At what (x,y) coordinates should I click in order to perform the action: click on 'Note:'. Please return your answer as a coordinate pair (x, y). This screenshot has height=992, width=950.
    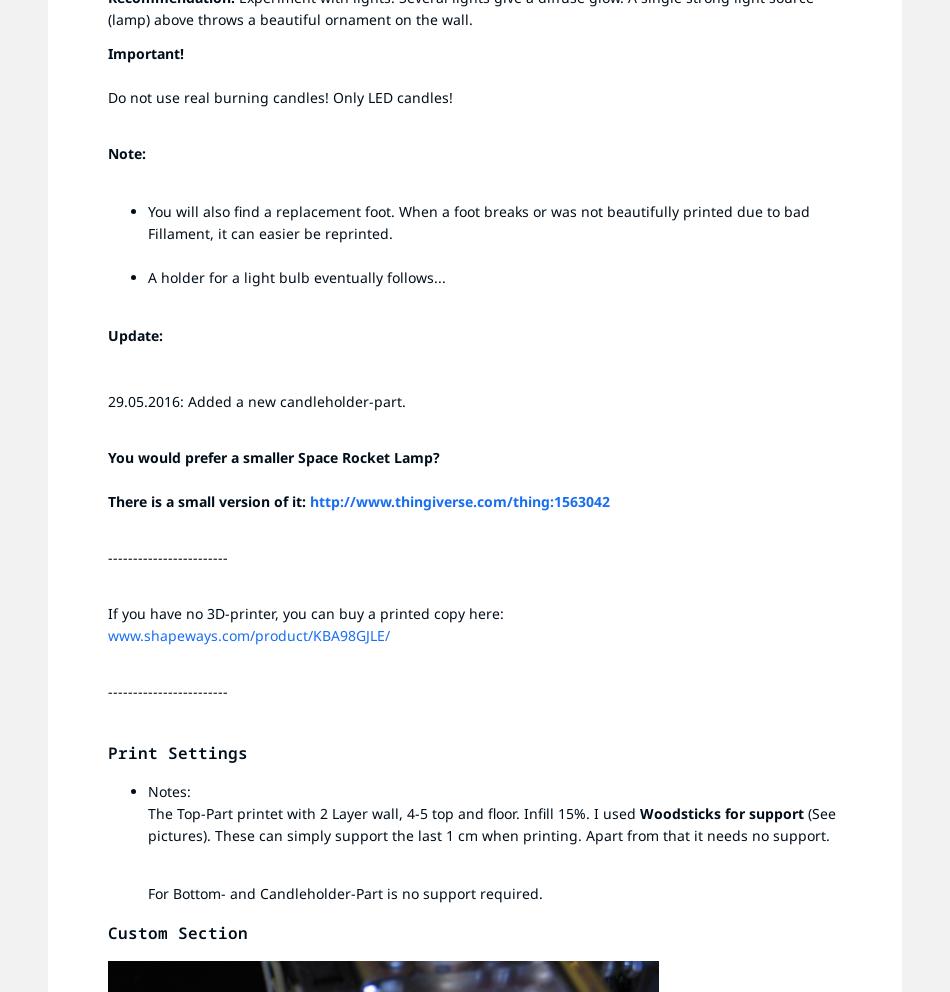
    Looking at the image, I should click on (127, 153).